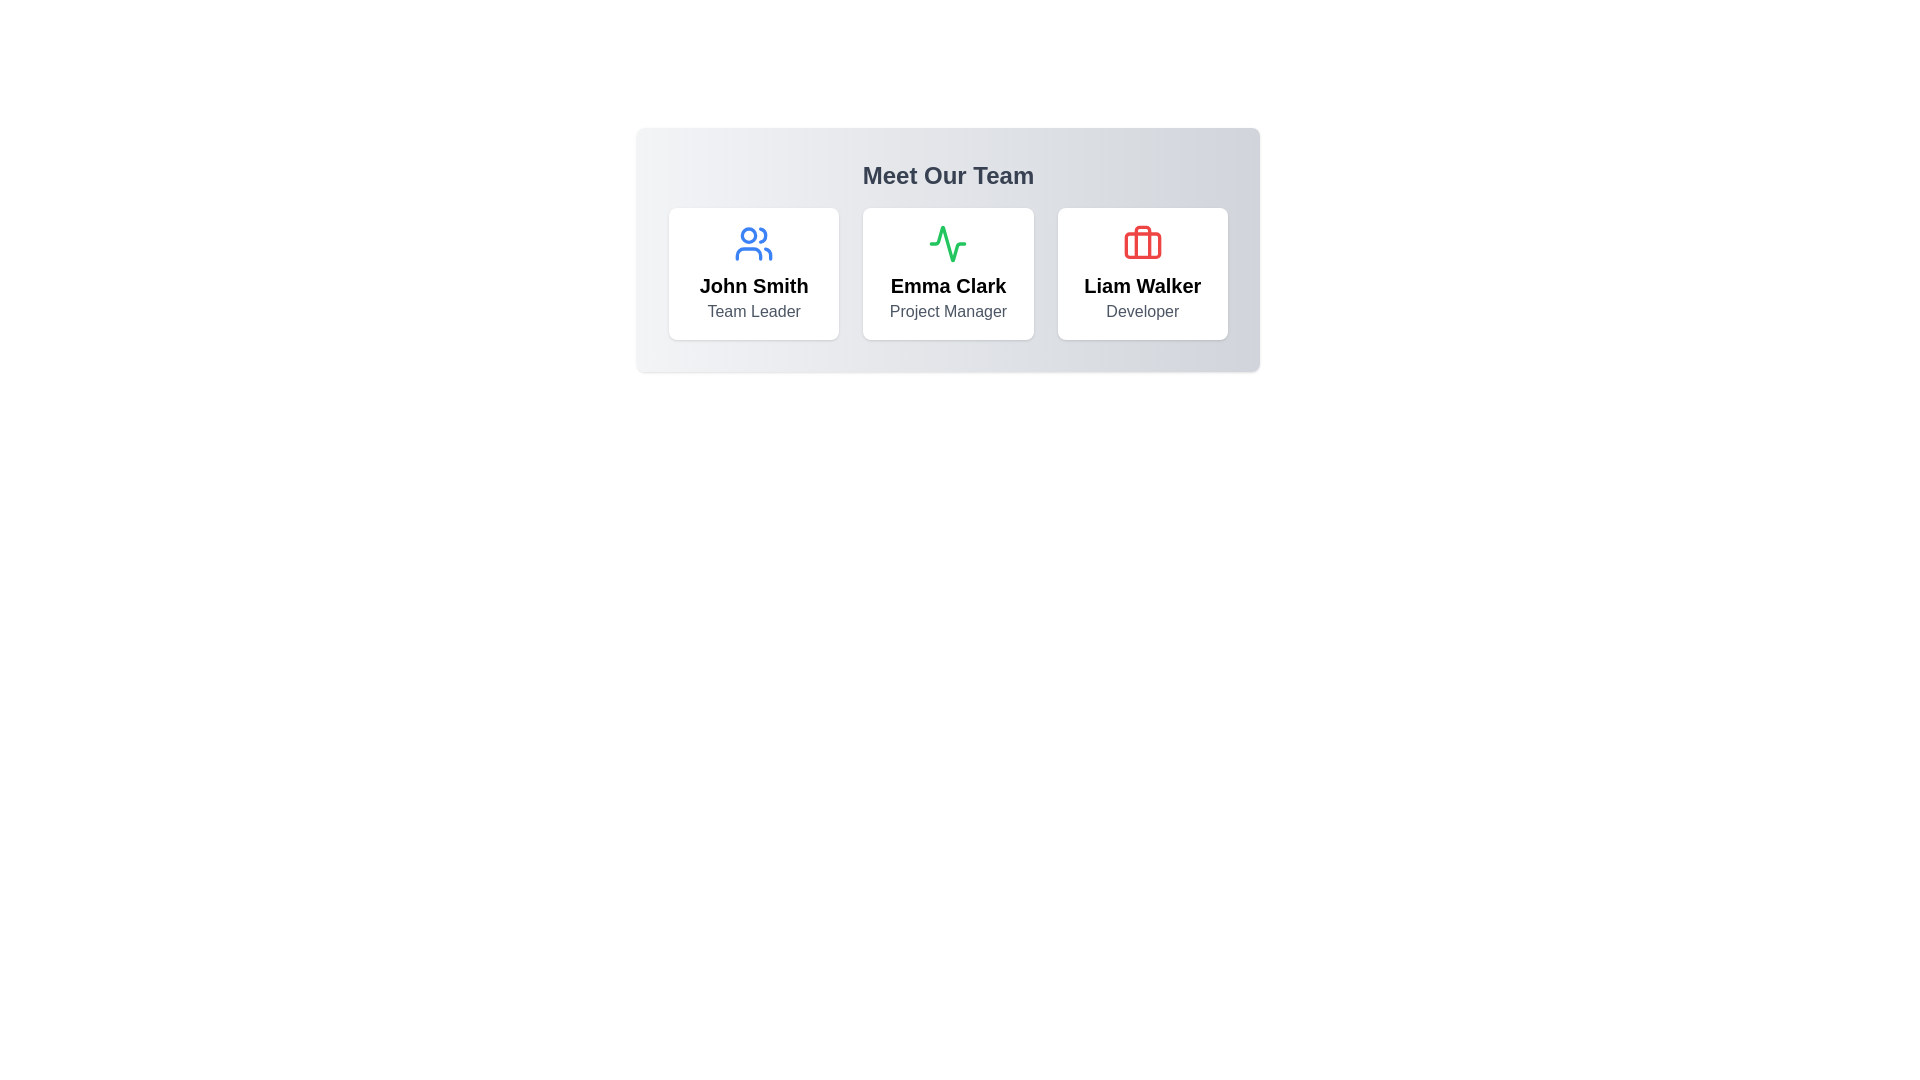 The width and height of the screenshot is (1920, 1080). Describe the element at coordinates (947, 249) in the screenshot. I see `the individual employee cards within the 'Meet Our Team' section, which features a light gradient gray background and rounded corners` at that location.